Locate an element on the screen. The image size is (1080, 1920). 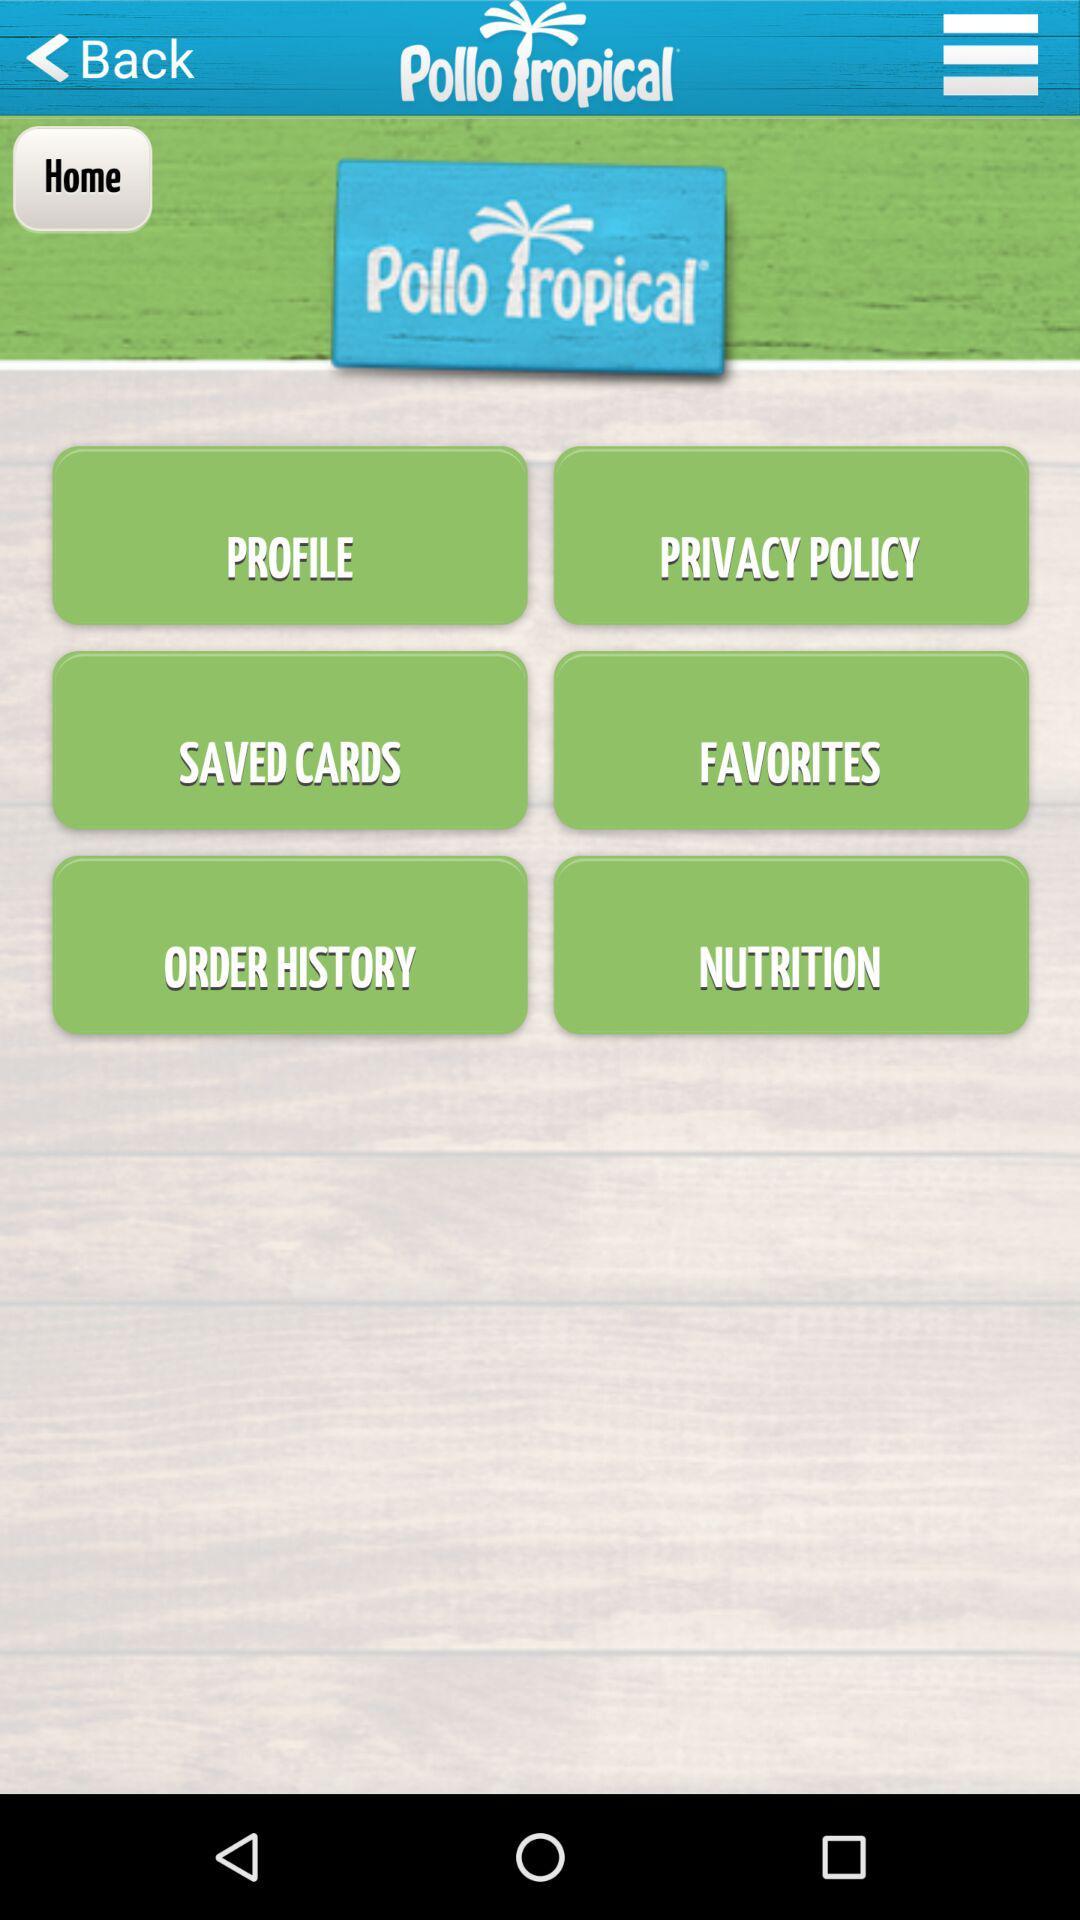
the menu icon is located at coordinates (990, 57).